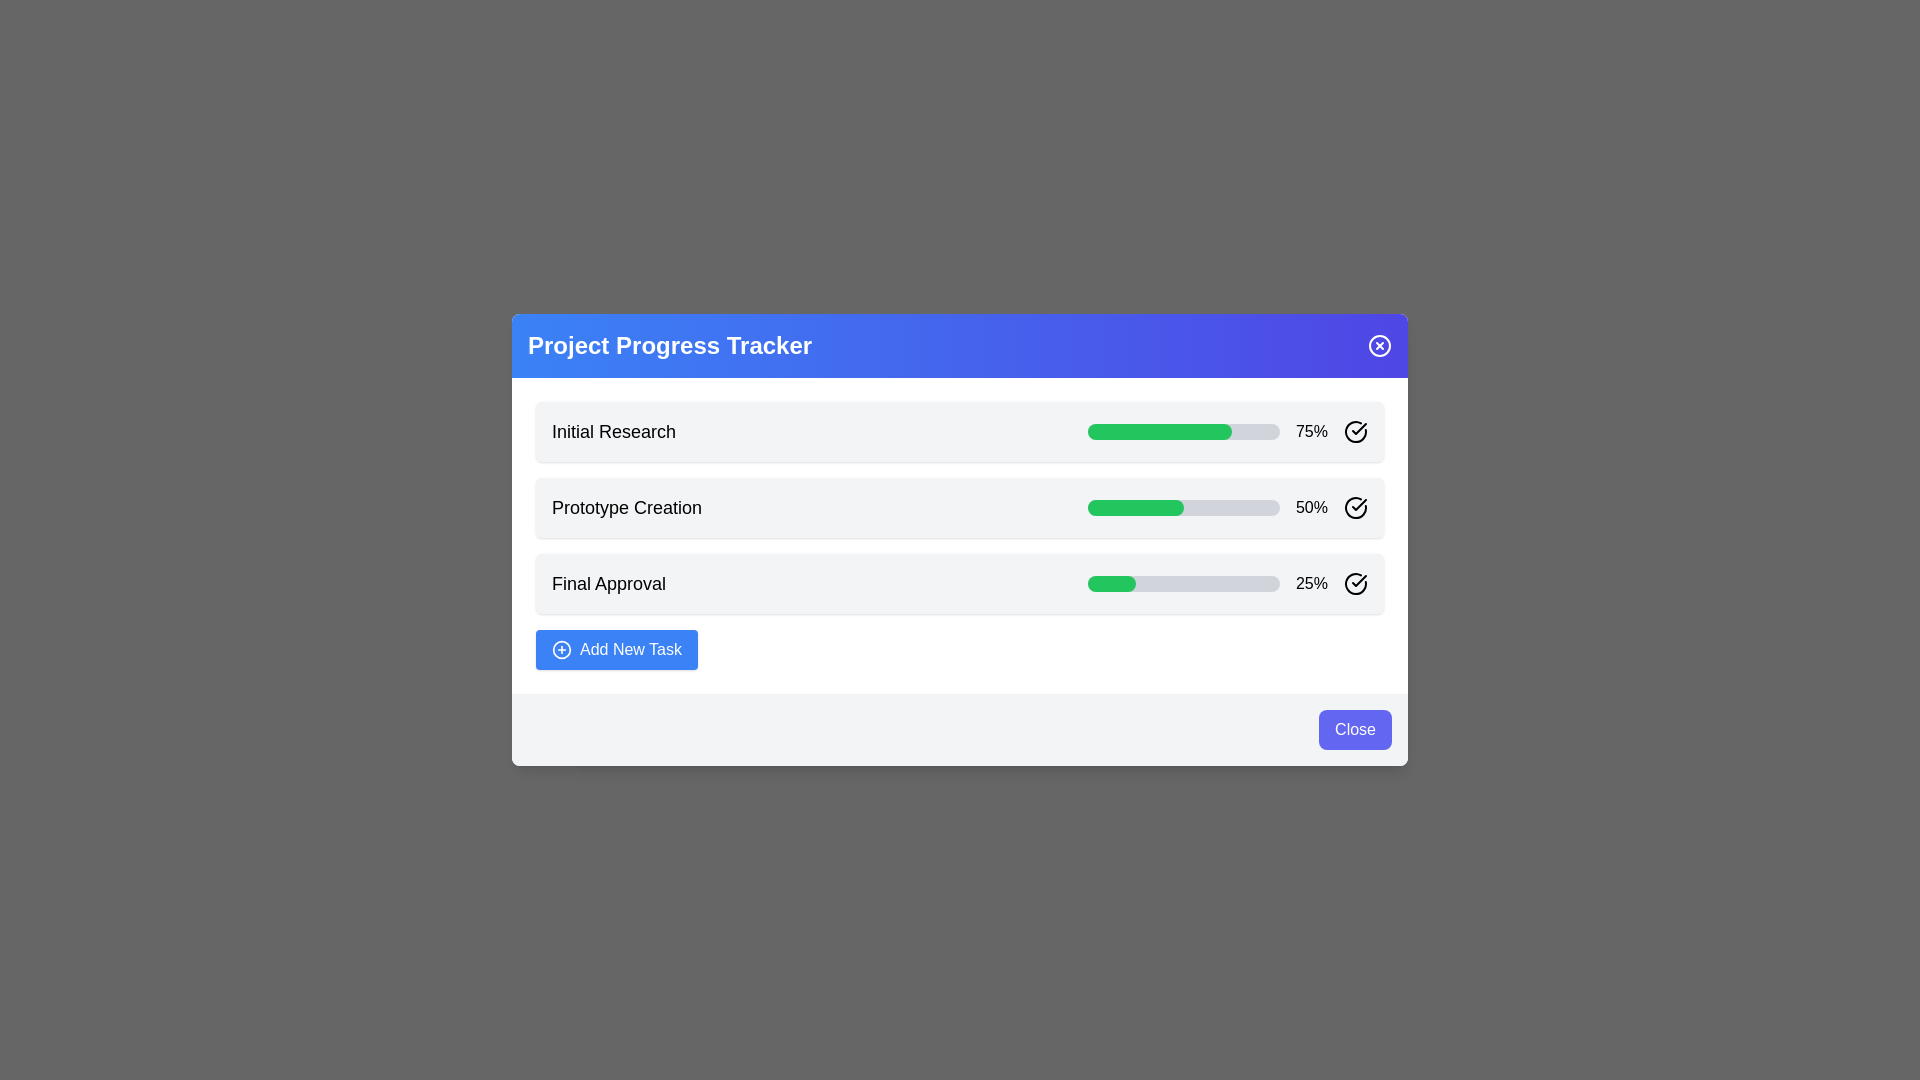 The image size is (1920, 1080). Describe the element at coordinates (608, 583) in the screenshot. I see `the 'Final Approval' static text label, which is prominently displayed in a medium-sized bold black font at the bottom of the task listing in the progress tracker interface` at that location.